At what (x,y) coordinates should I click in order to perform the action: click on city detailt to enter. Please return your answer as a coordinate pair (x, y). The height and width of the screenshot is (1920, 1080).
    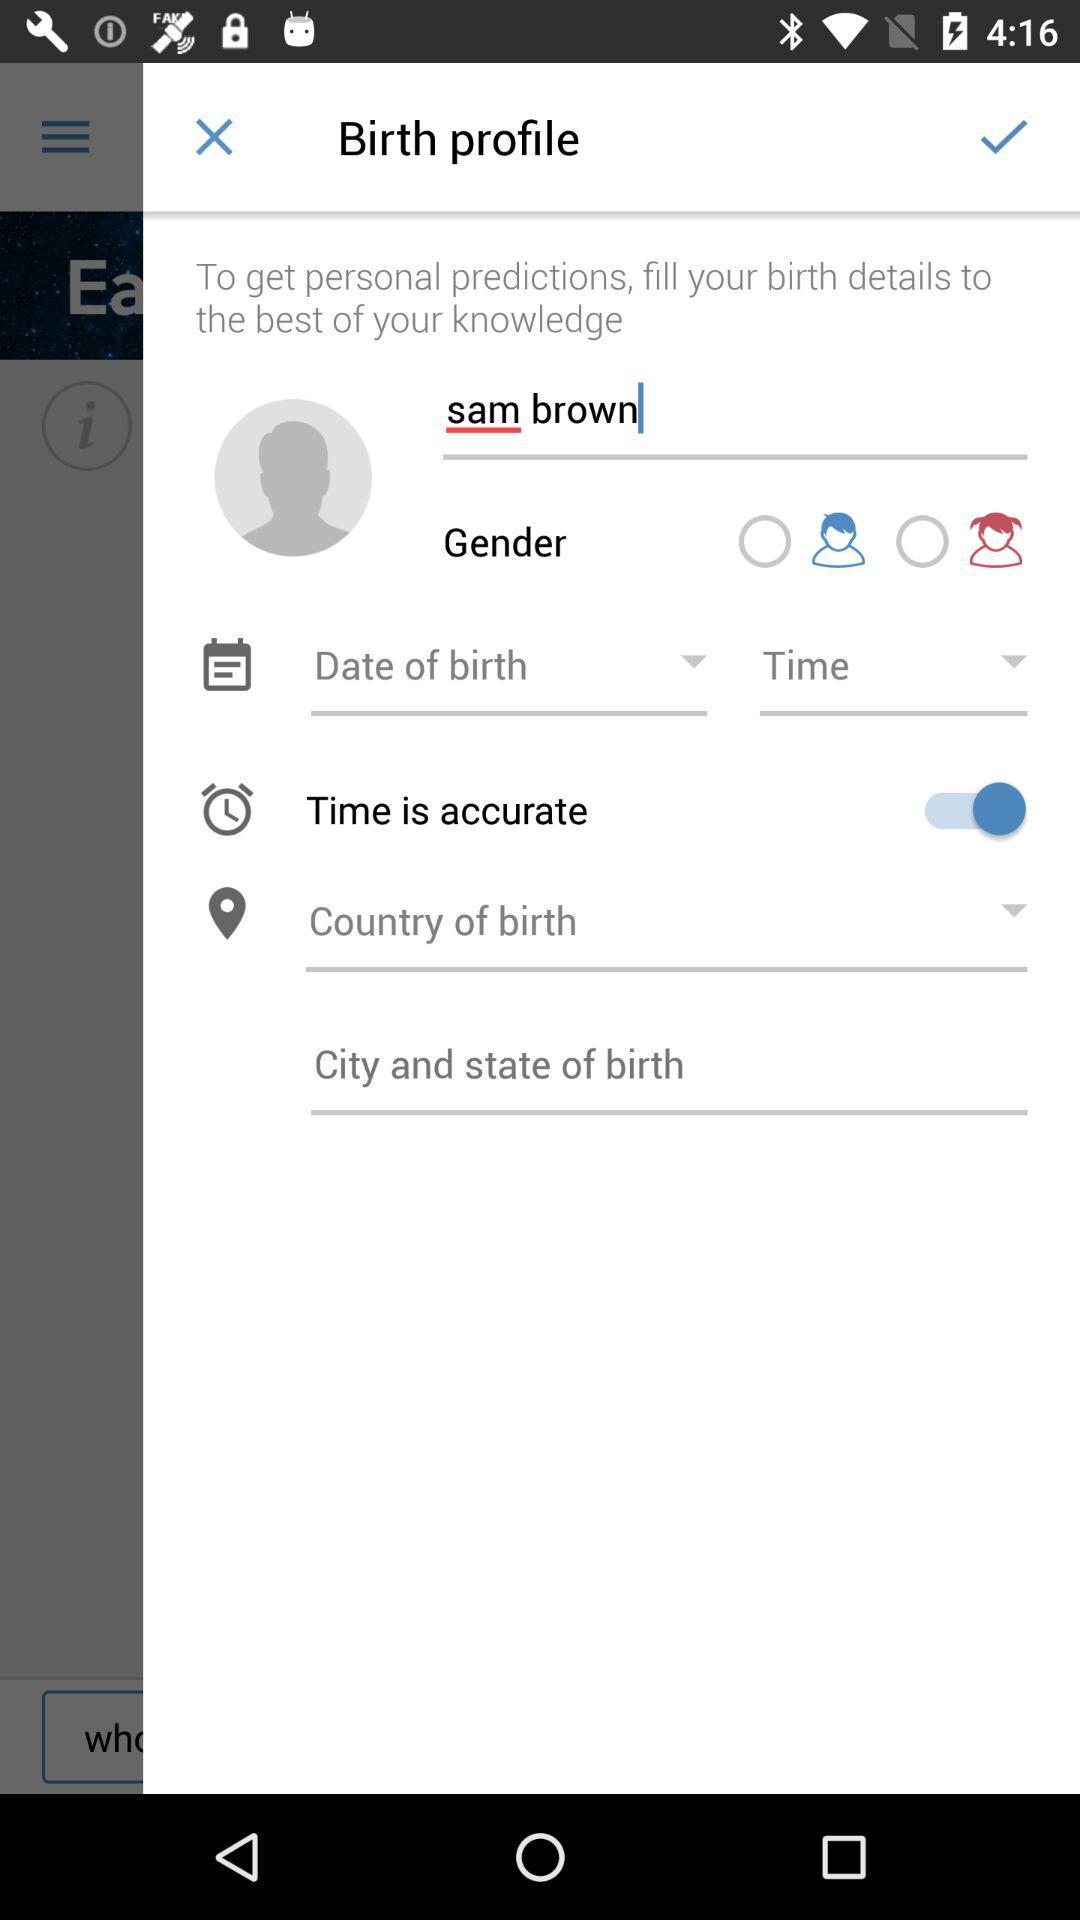
    Looking at the image, I should click on (669, 1062).